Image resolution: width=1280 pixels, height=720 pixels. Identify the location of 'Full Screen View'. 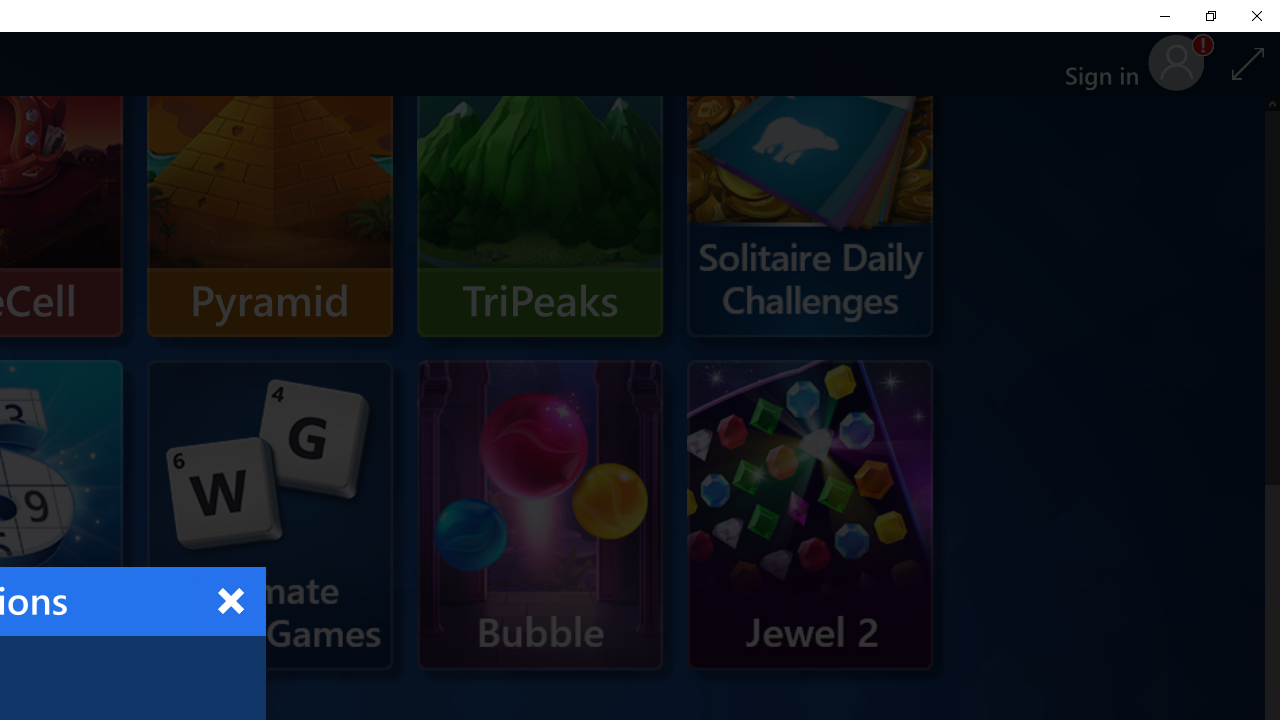
(1247, 62).